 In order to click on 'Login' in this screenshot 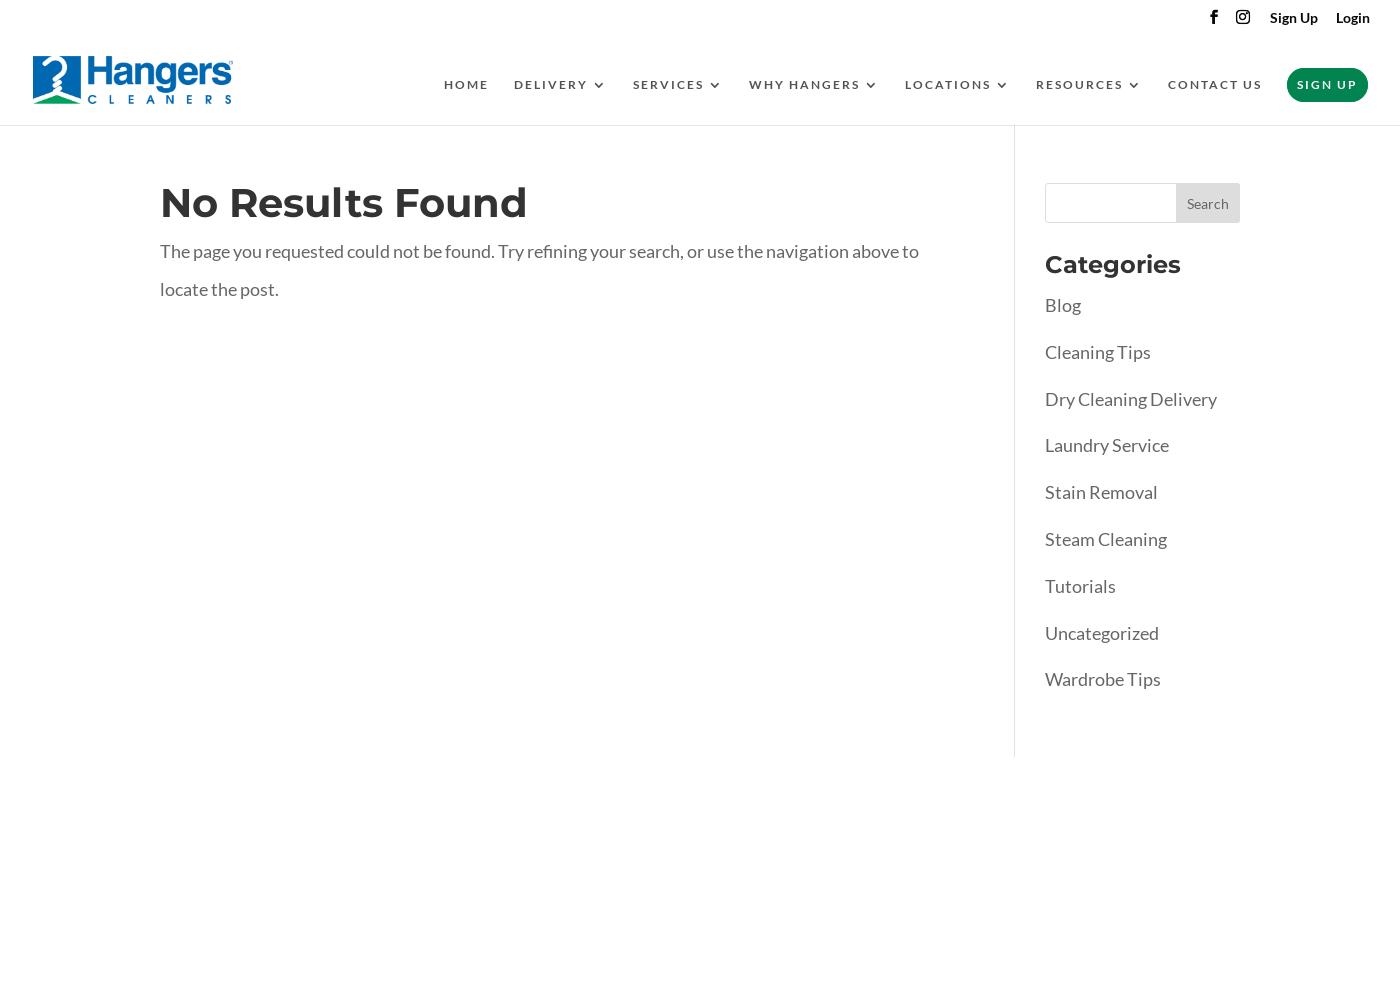, I will do `click(1352, 16)`.